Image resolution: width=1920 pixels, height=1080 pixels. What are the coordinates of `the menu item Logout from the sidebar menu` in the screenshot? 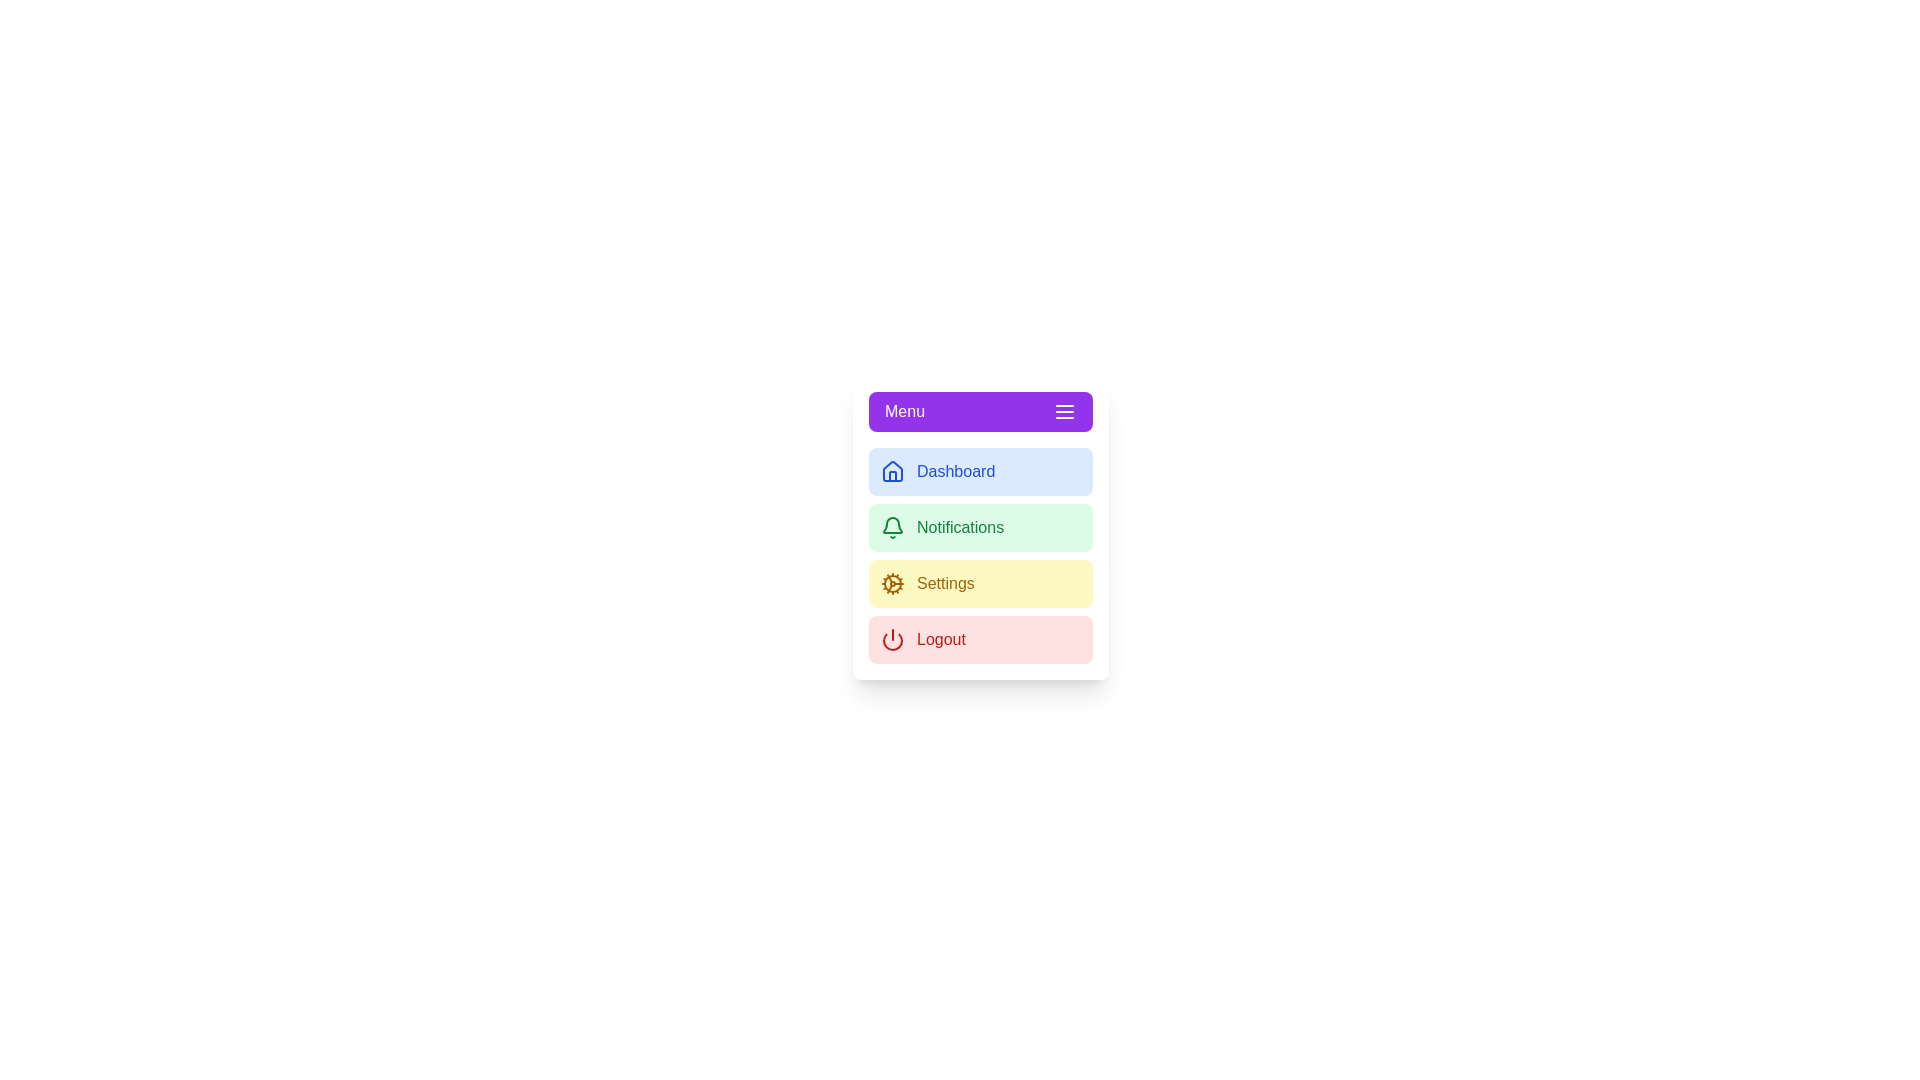 It's located at (980, 640).